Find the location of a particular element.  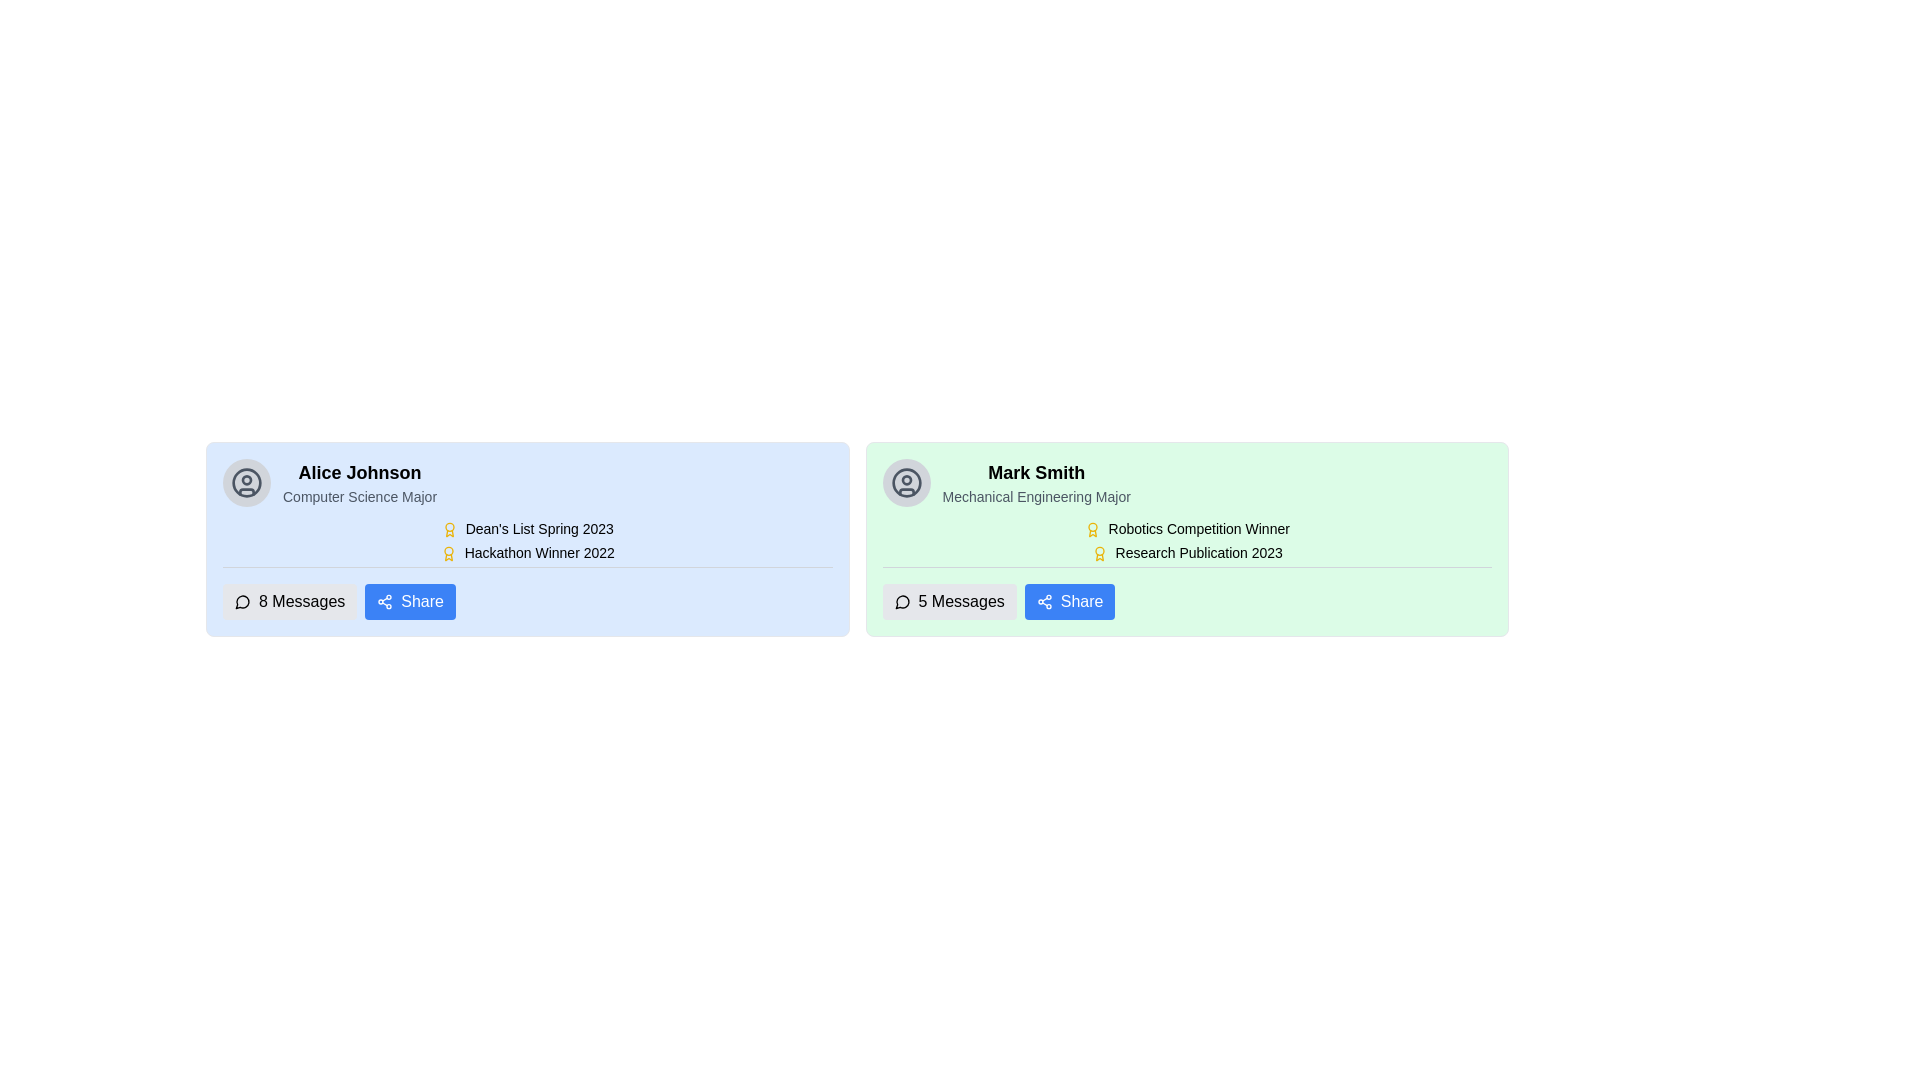

the 'Share' button, which has a blue background and white text is located at coordinates (409, 600).